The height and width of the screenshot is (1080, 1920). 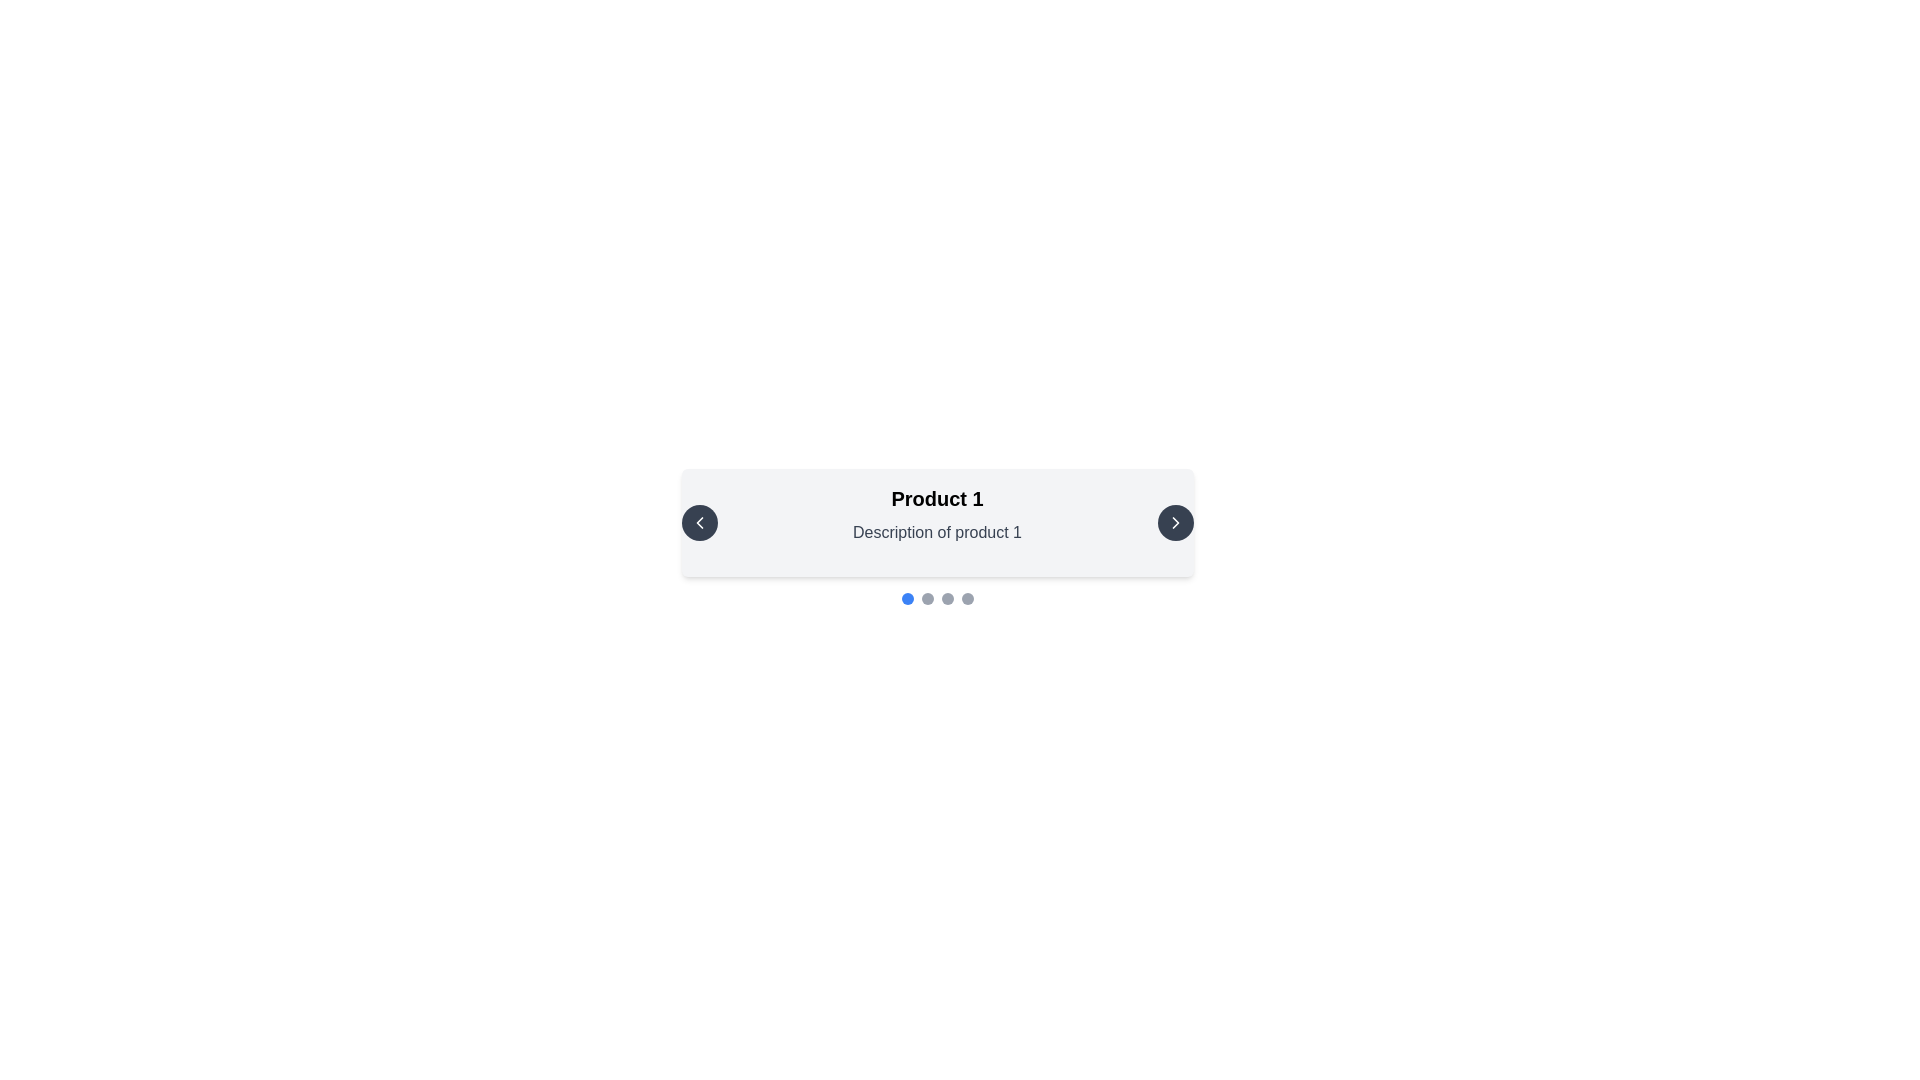 What do you see at coordinates (1175, 522) in the screenshot?
I see `the navigation icon located within the circular button on the right side of the central information card` at bounding box center [1175, 522].